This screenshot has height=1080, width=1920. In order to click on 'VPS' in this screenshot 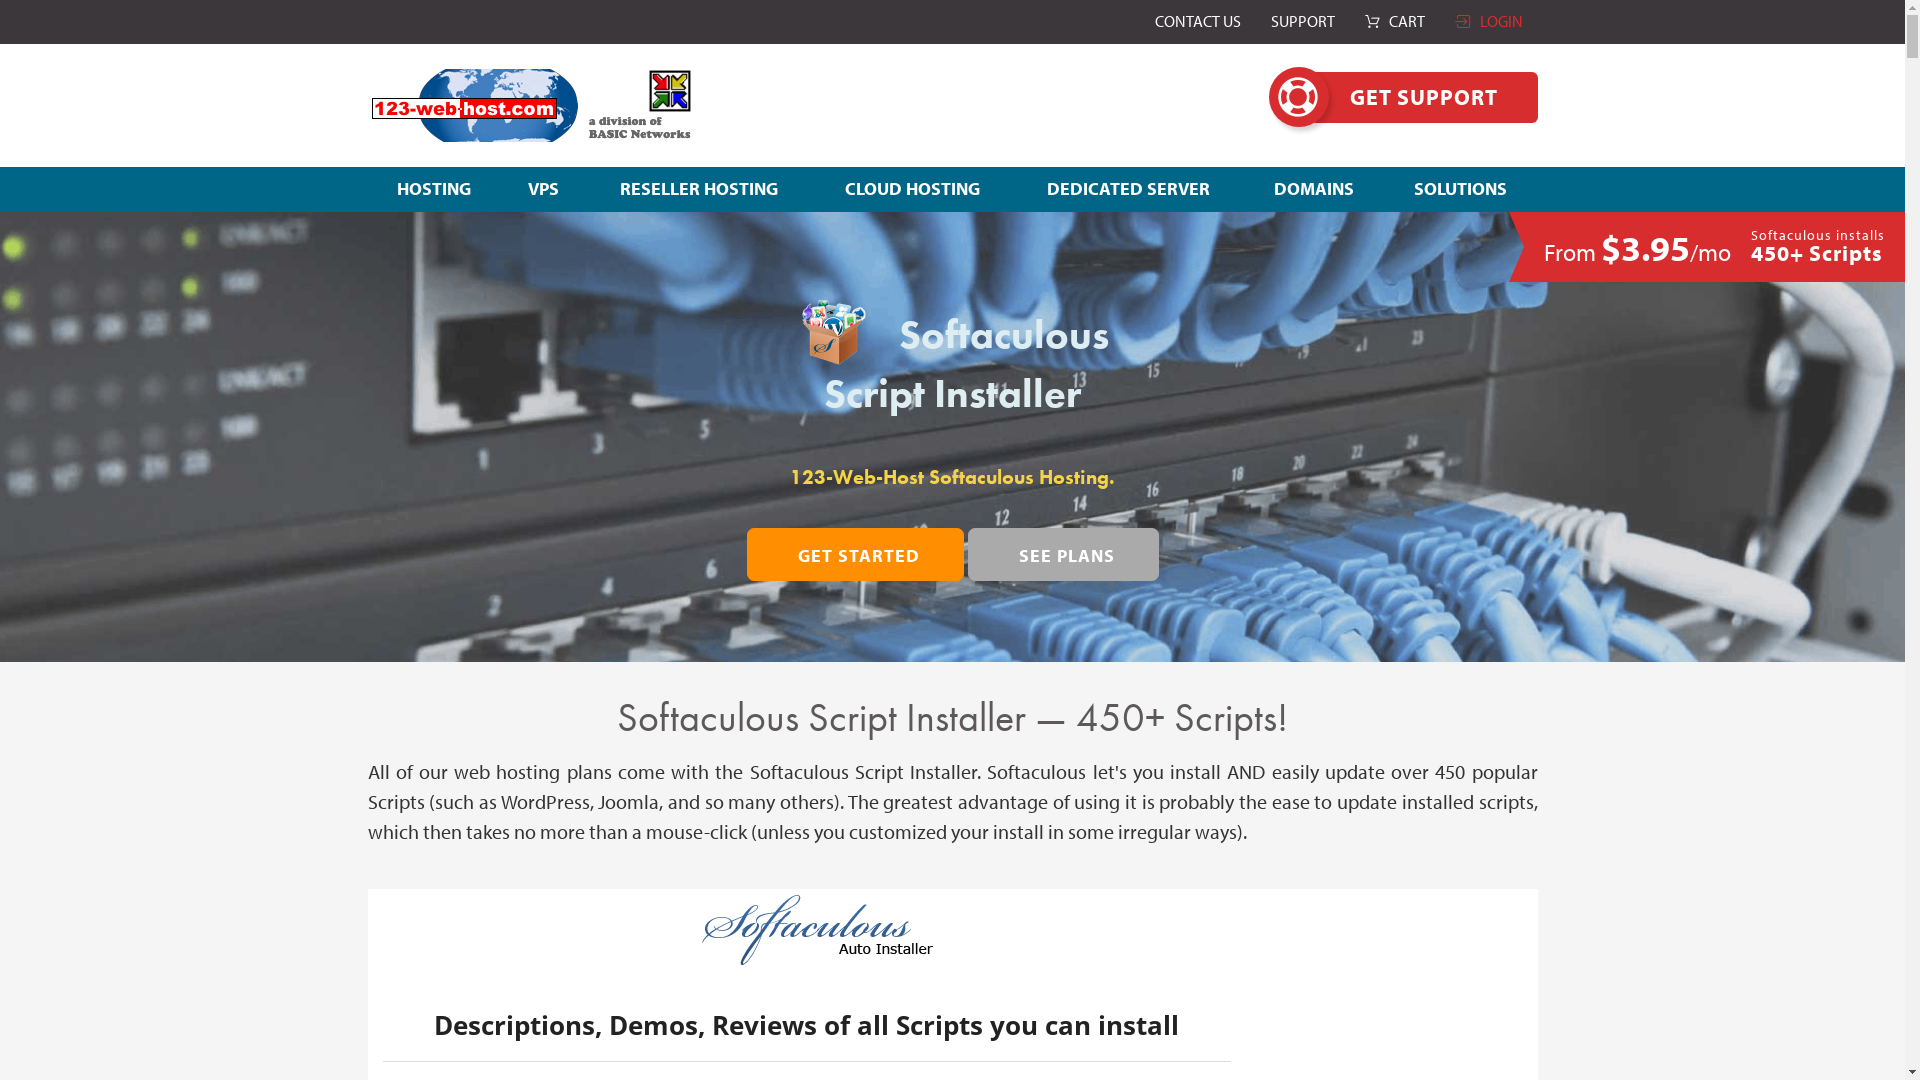, I will do `click(513, 188)`.